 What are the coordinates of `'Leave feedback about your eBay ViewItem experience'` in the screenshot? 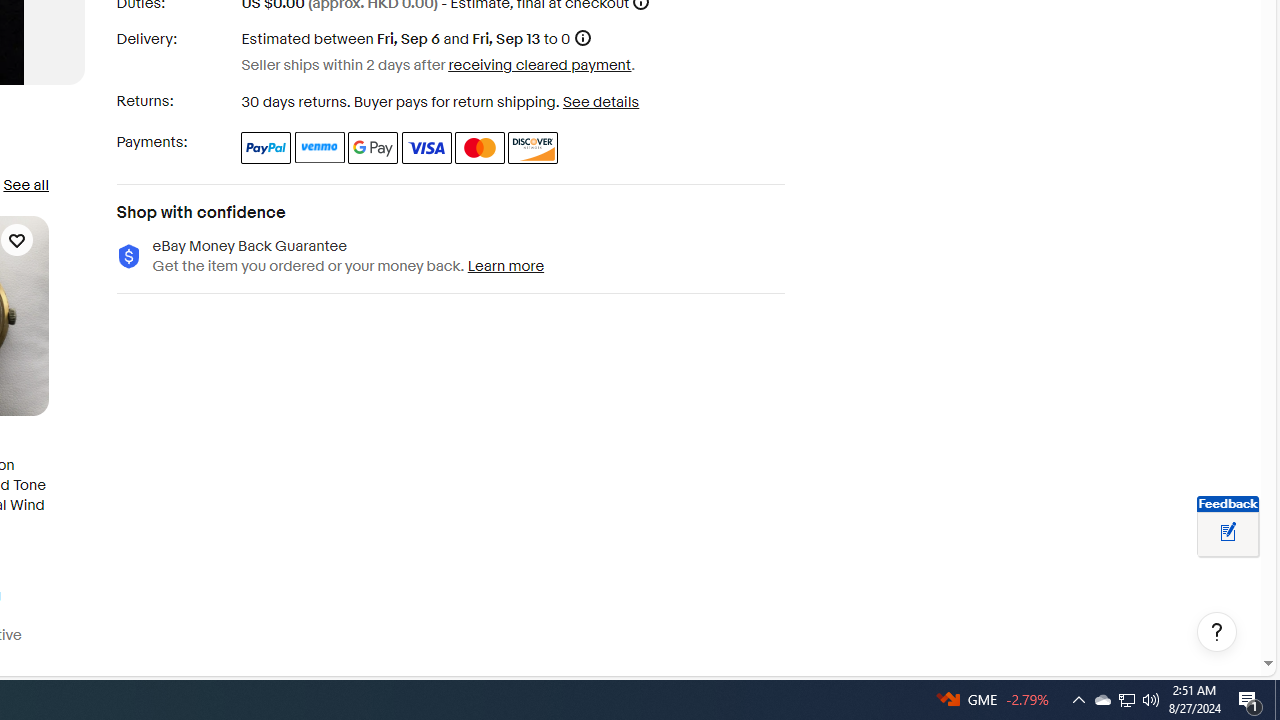 It's located at (1227, 532).